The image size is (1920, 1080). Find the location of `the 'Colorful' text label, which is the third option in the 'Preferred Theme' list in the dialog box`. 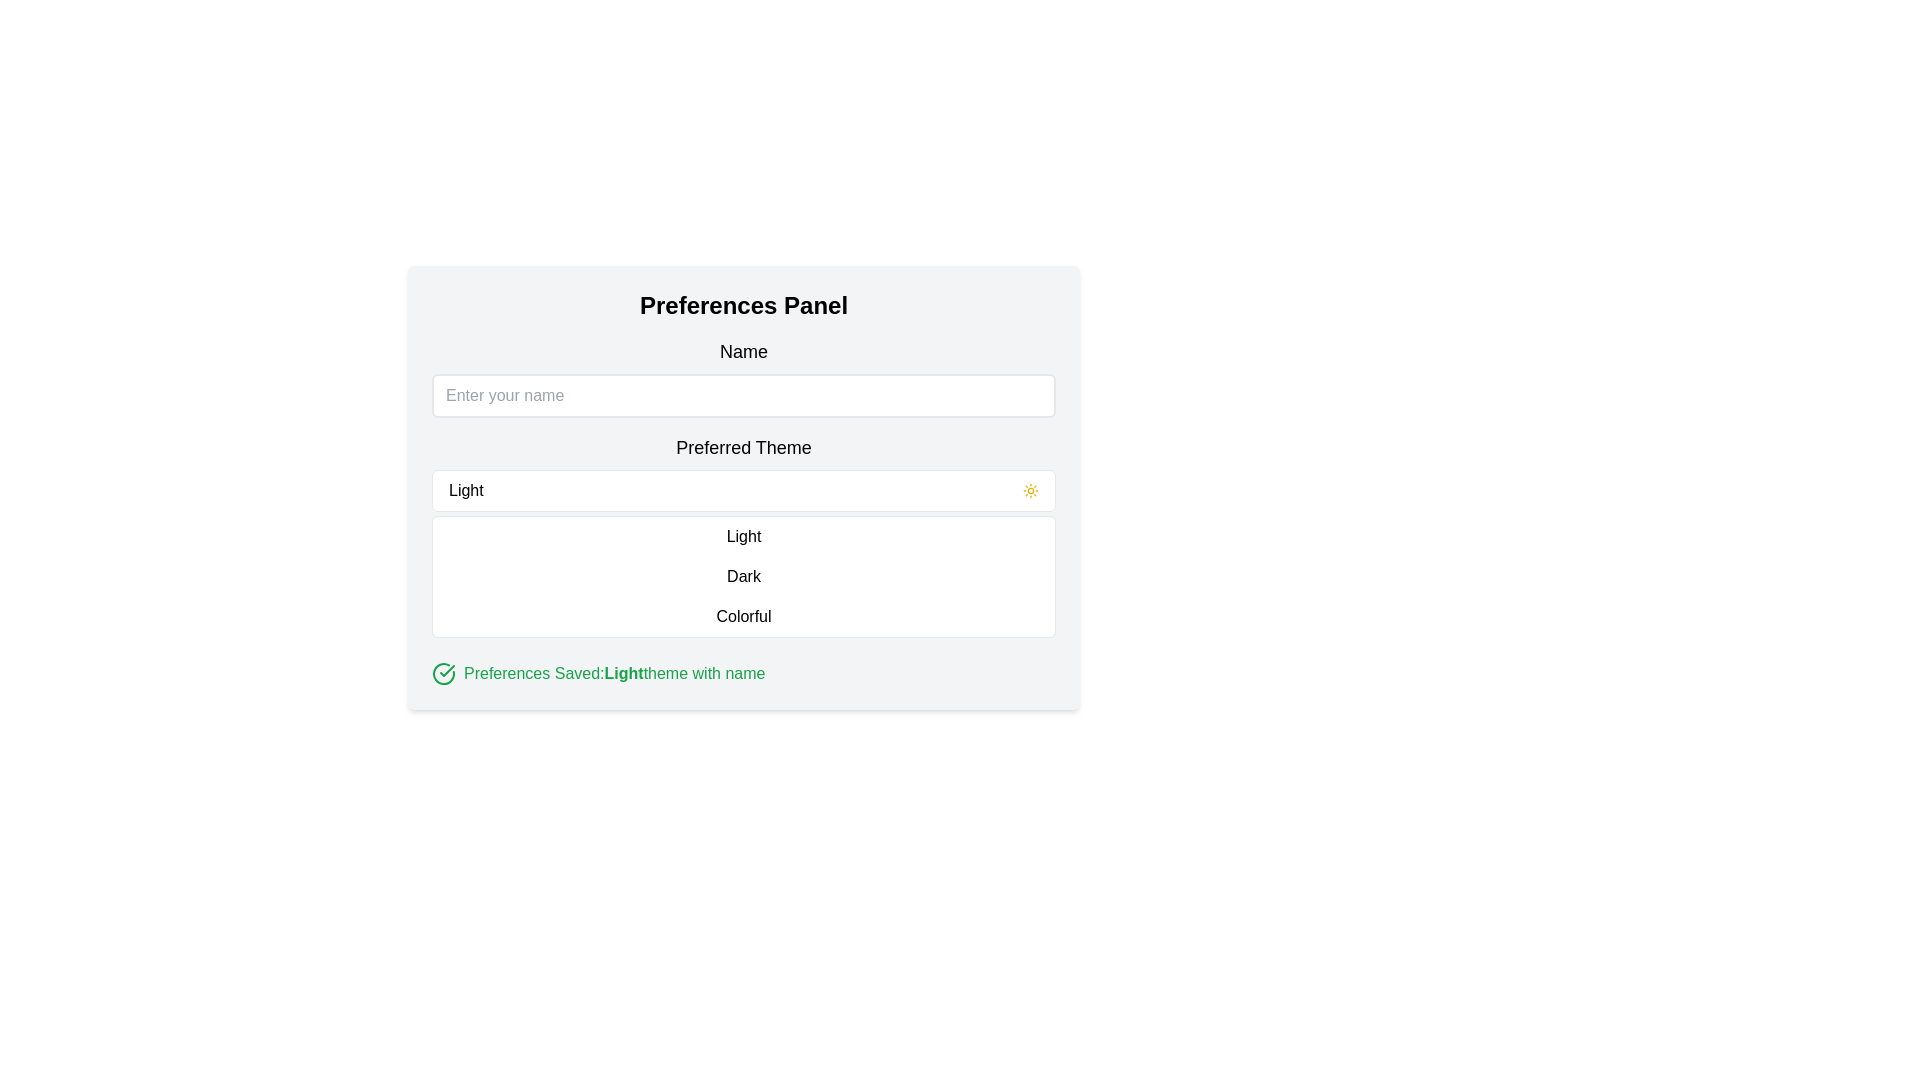

the 'Colorful' text label, which is the third option in the 'Preferred Theme' list in the dialog box is located at coordinates (743, 616).